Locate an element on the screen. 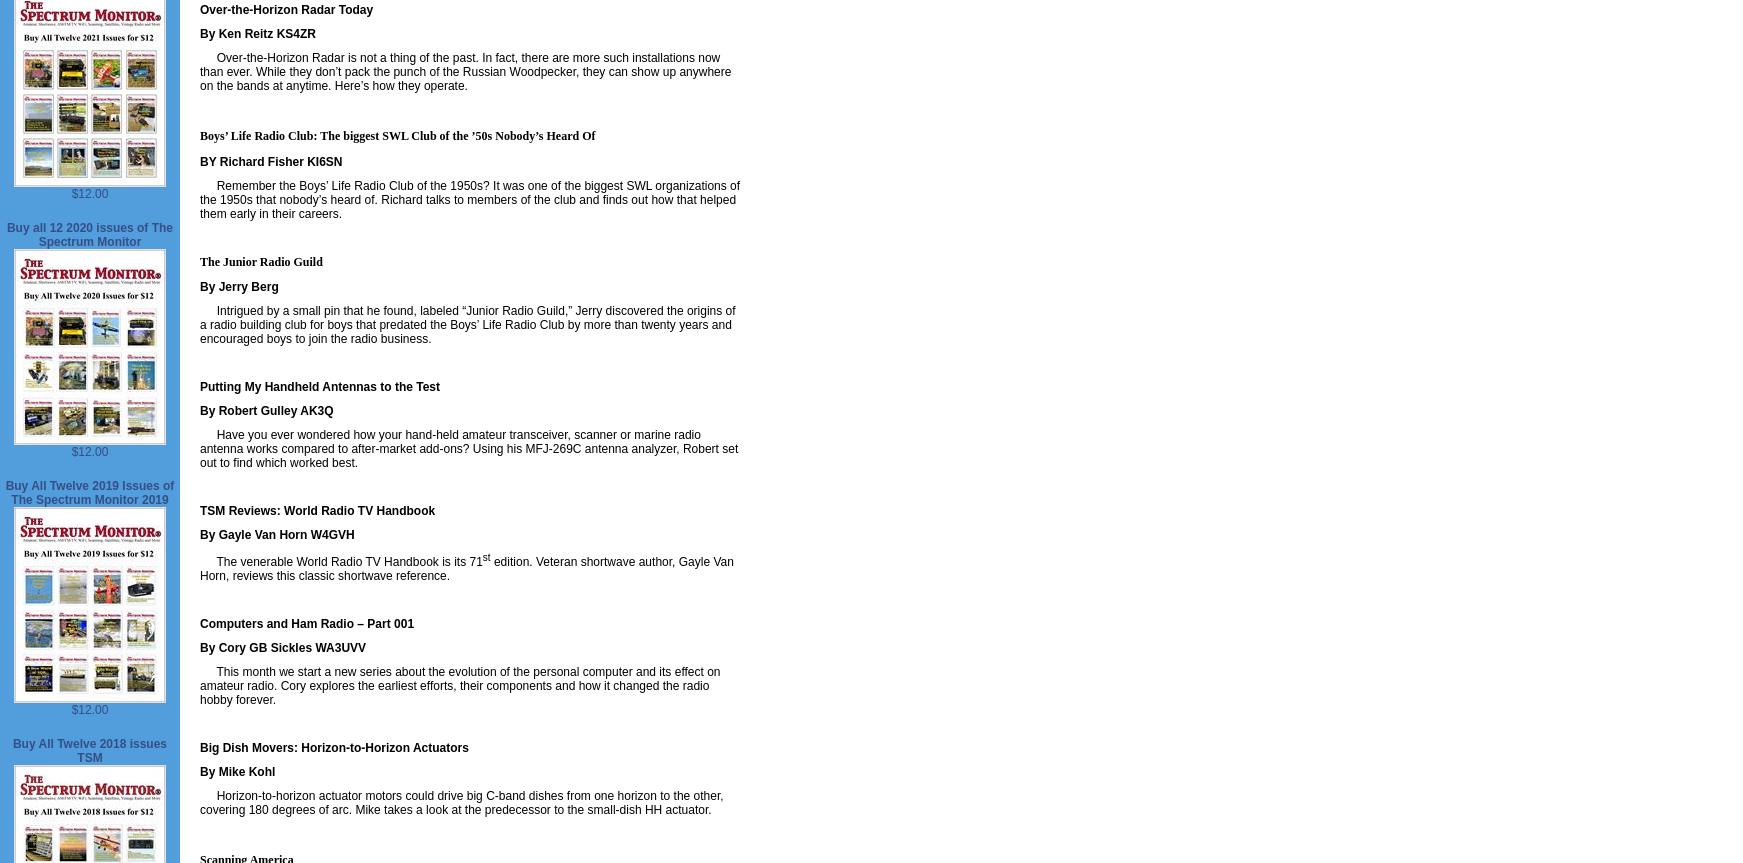  'Intrigued by a small pin that he found, labeled “Junior Radio Guild,”
Jerry discovered the origins of a radio building club for boys that predated
the Boys’ Life Radio Club by more than twenty years and encouraged boys to join
the radio business.' is located at coordinates (467, 324).